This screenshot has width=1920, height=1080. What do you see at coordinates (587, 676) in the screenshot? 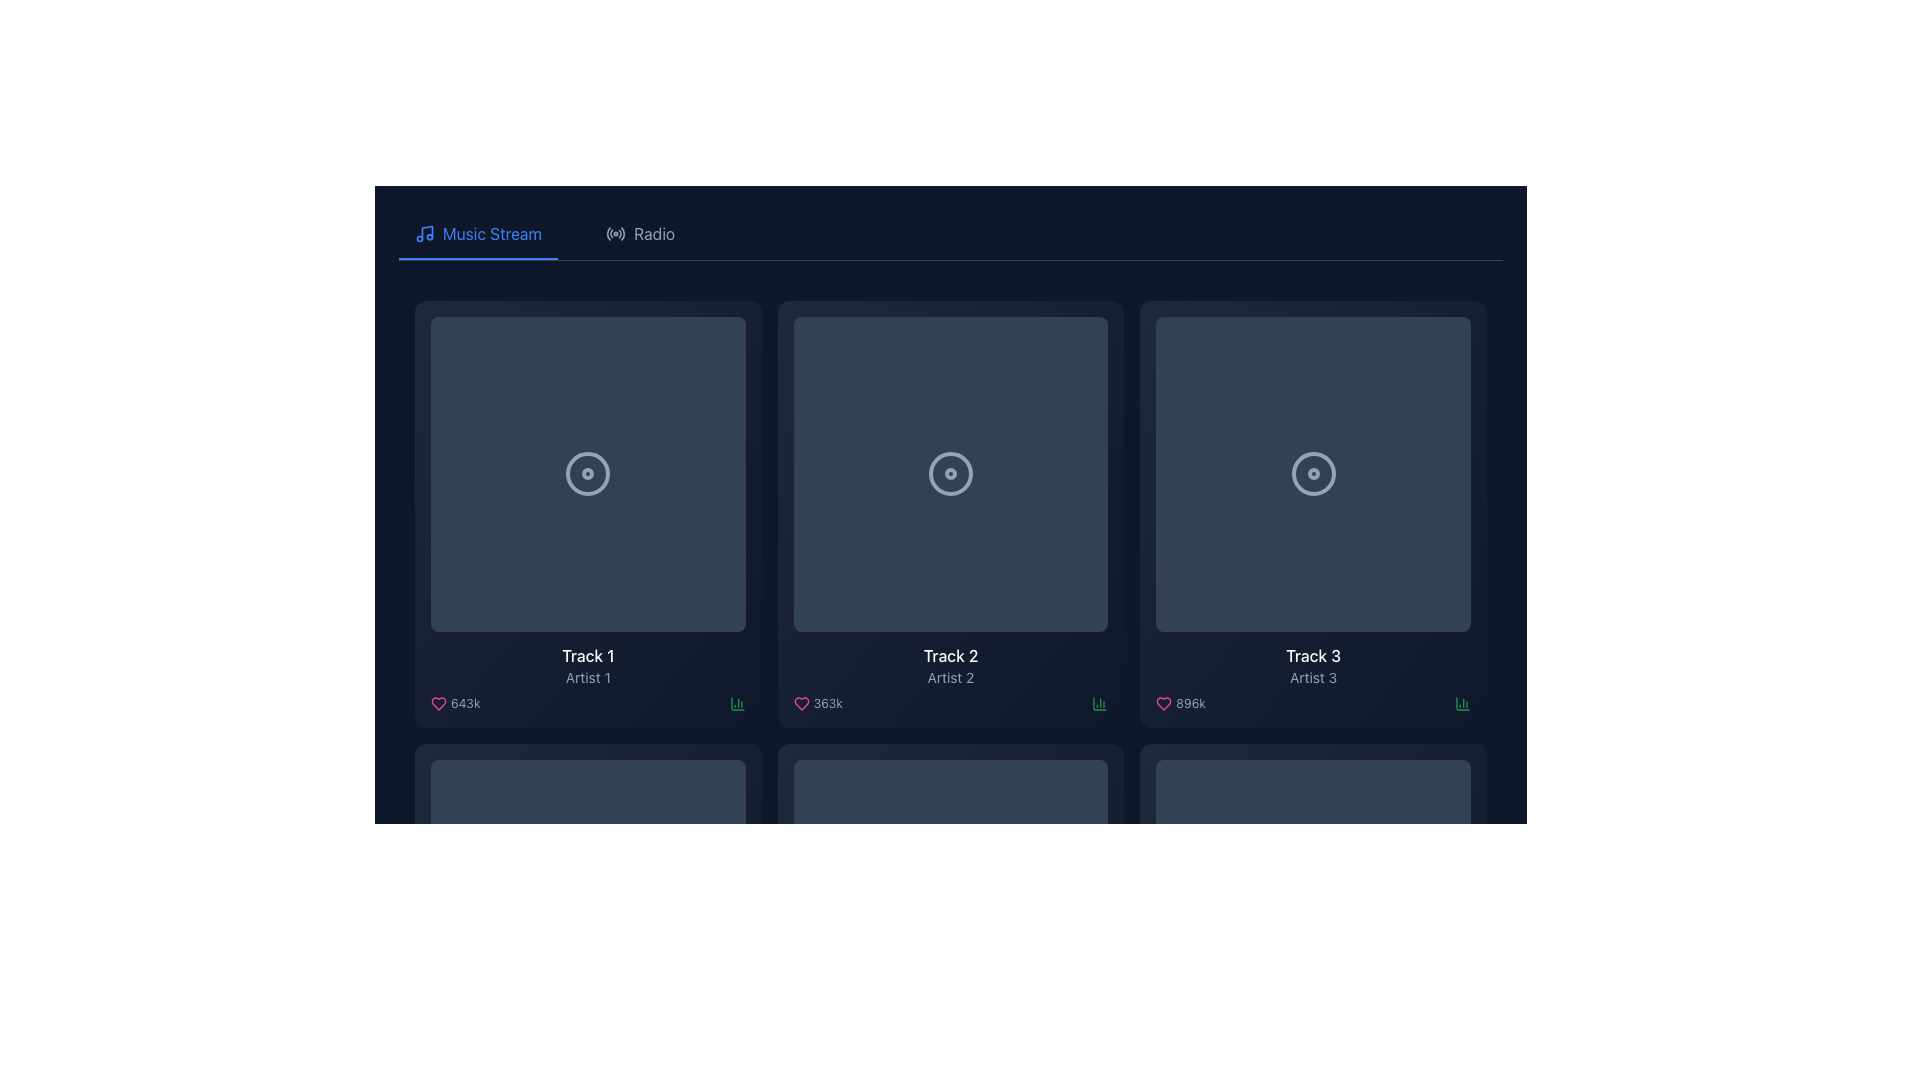
I see `the static text label displaying 'Artist 1', which is located beneath 'Track 1' in a dark-themed card design` at bounding box center [587, 676].